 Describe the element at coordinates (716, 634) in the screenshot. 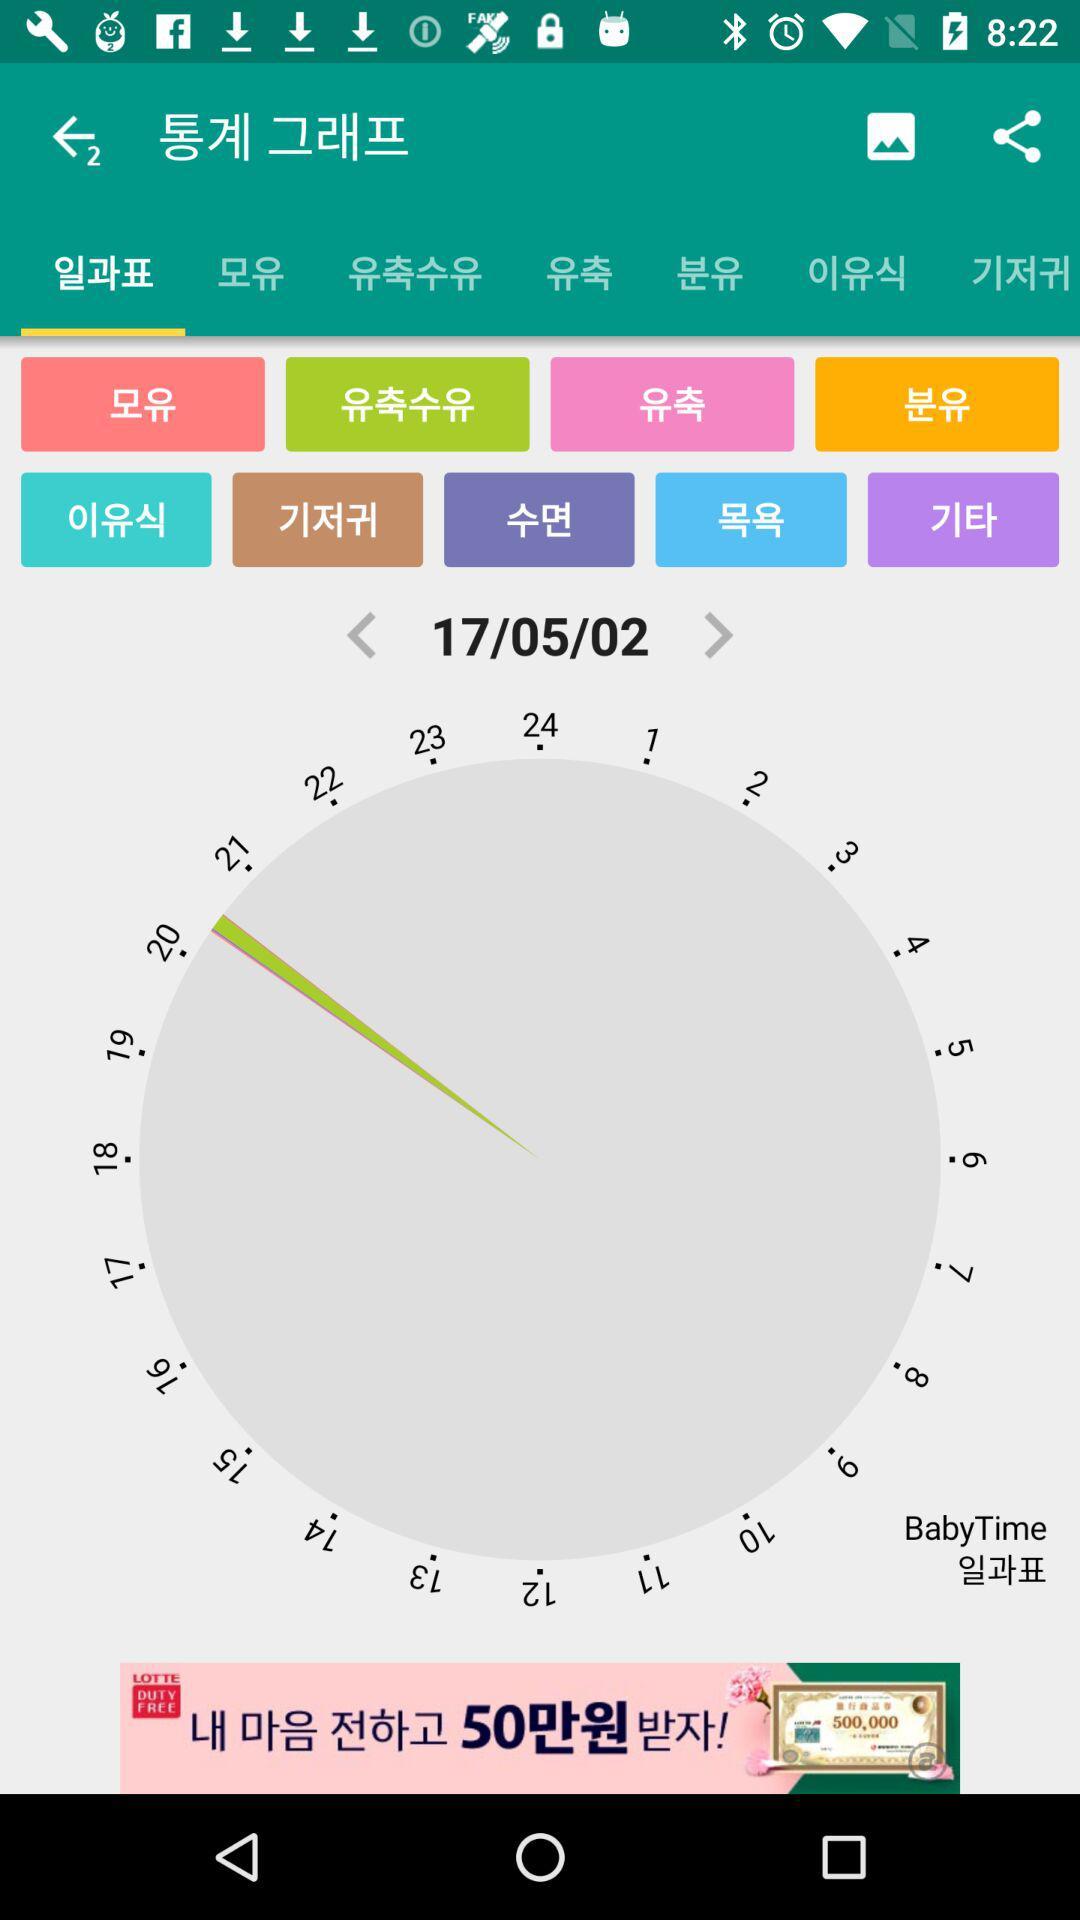

I see `the arrow_forward icon` at that location.